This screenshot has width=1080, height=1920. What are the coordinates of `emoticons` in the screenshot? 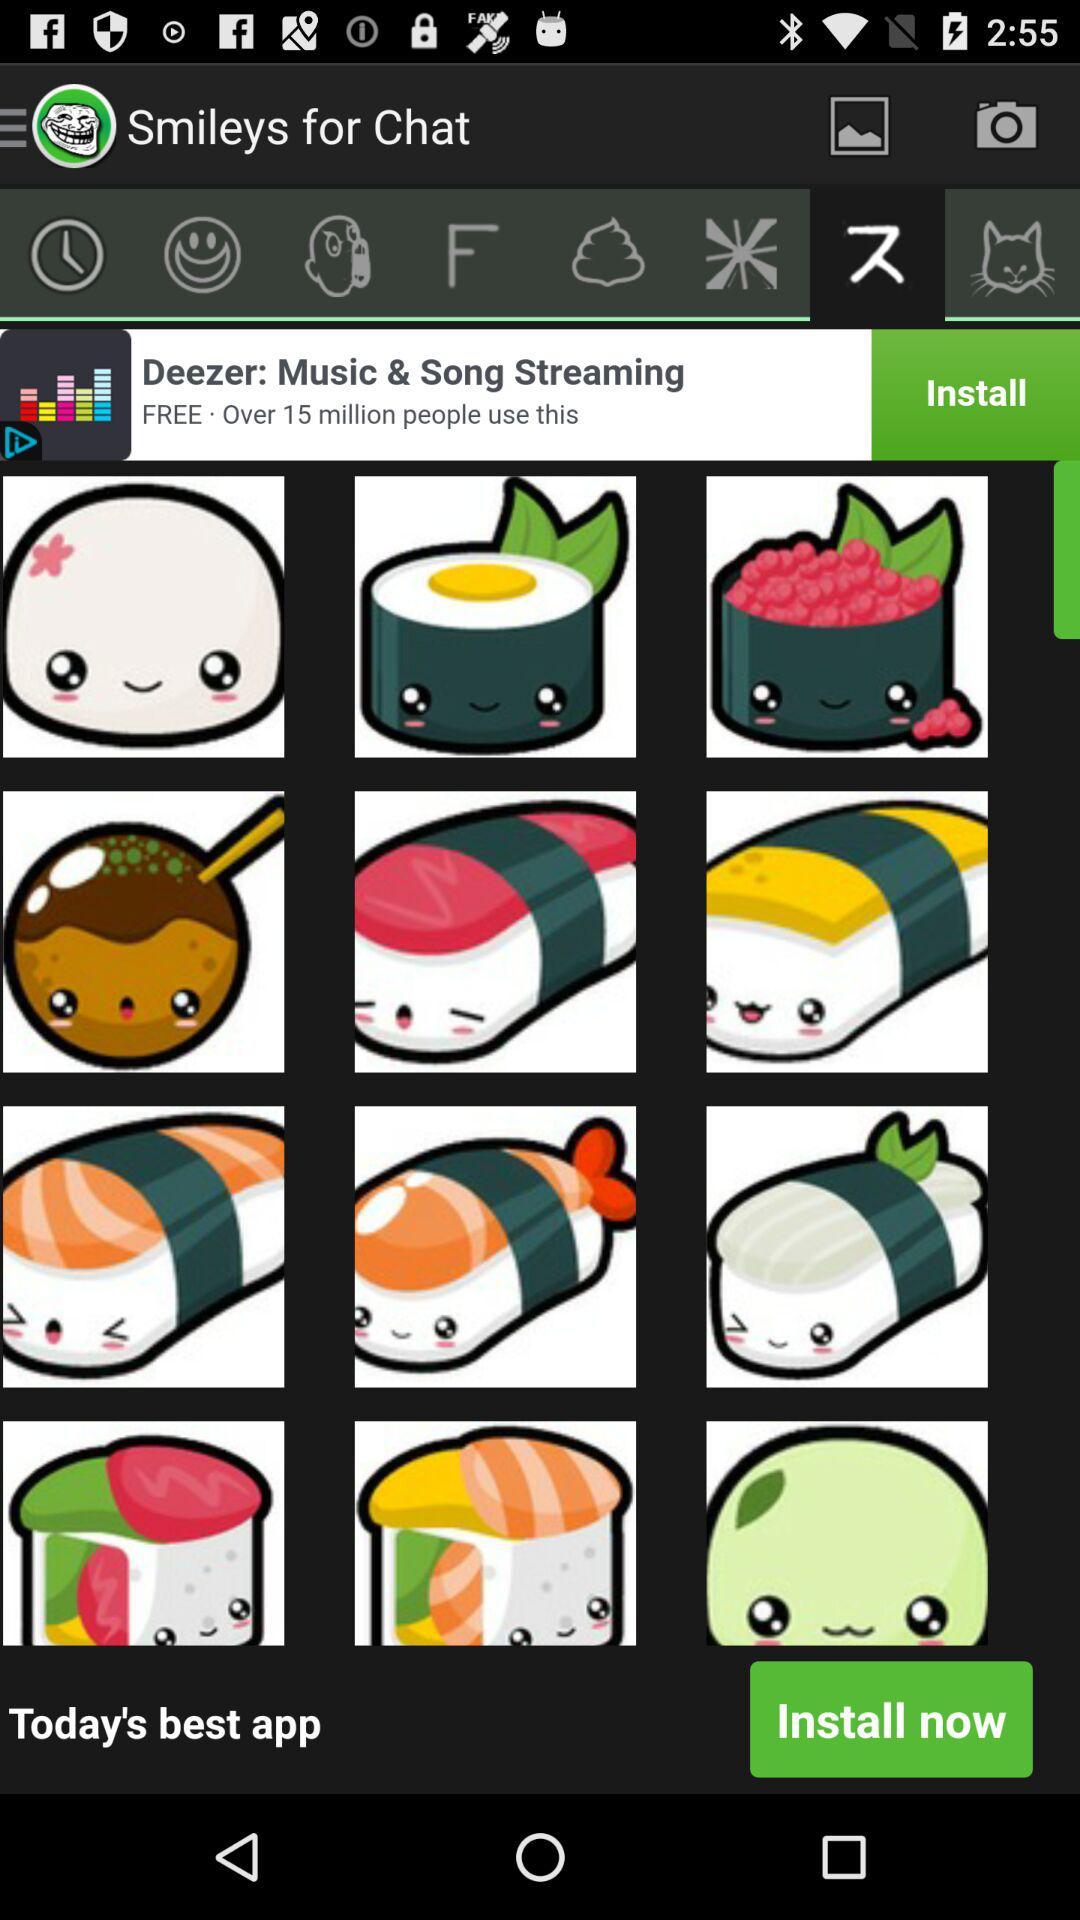 It's located at (202, 253).